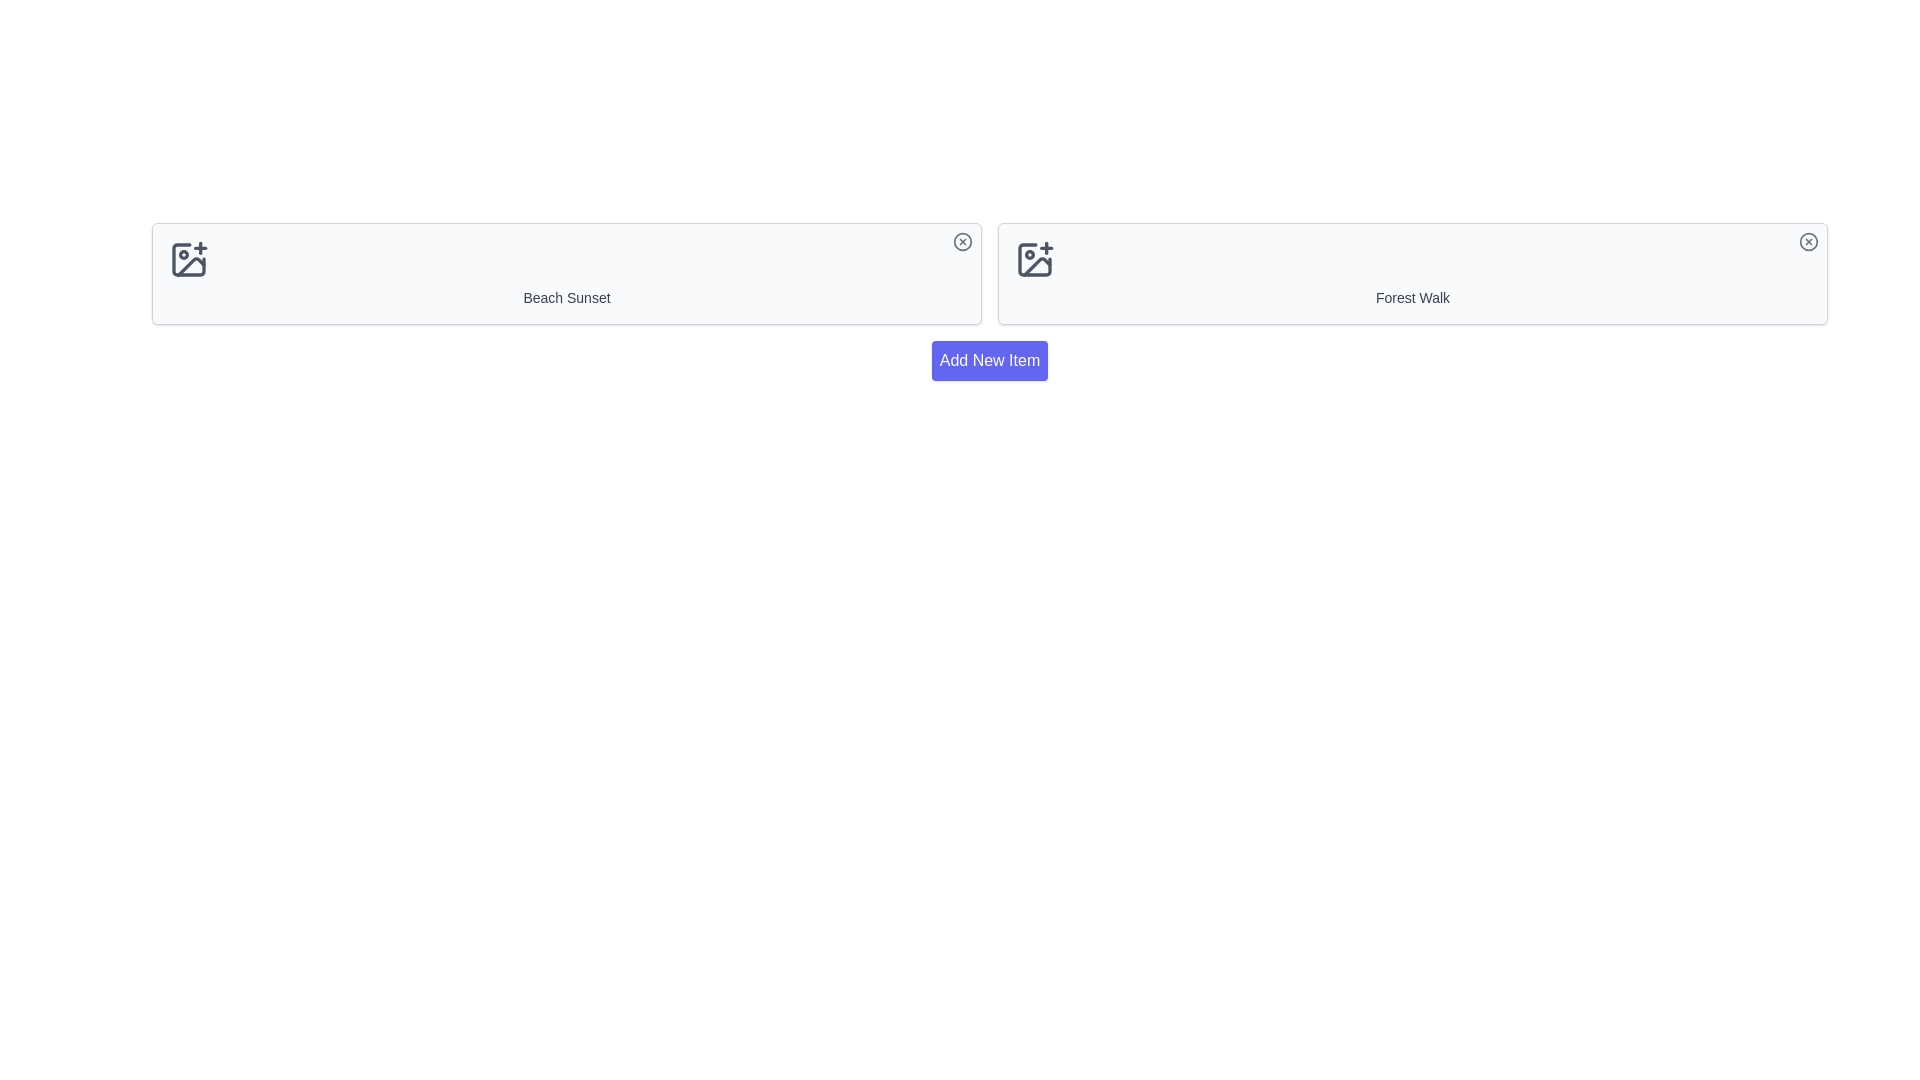  I want to click on the icon located at the top-left corner of the 'Beach Sunset' card, so click(188, 258).